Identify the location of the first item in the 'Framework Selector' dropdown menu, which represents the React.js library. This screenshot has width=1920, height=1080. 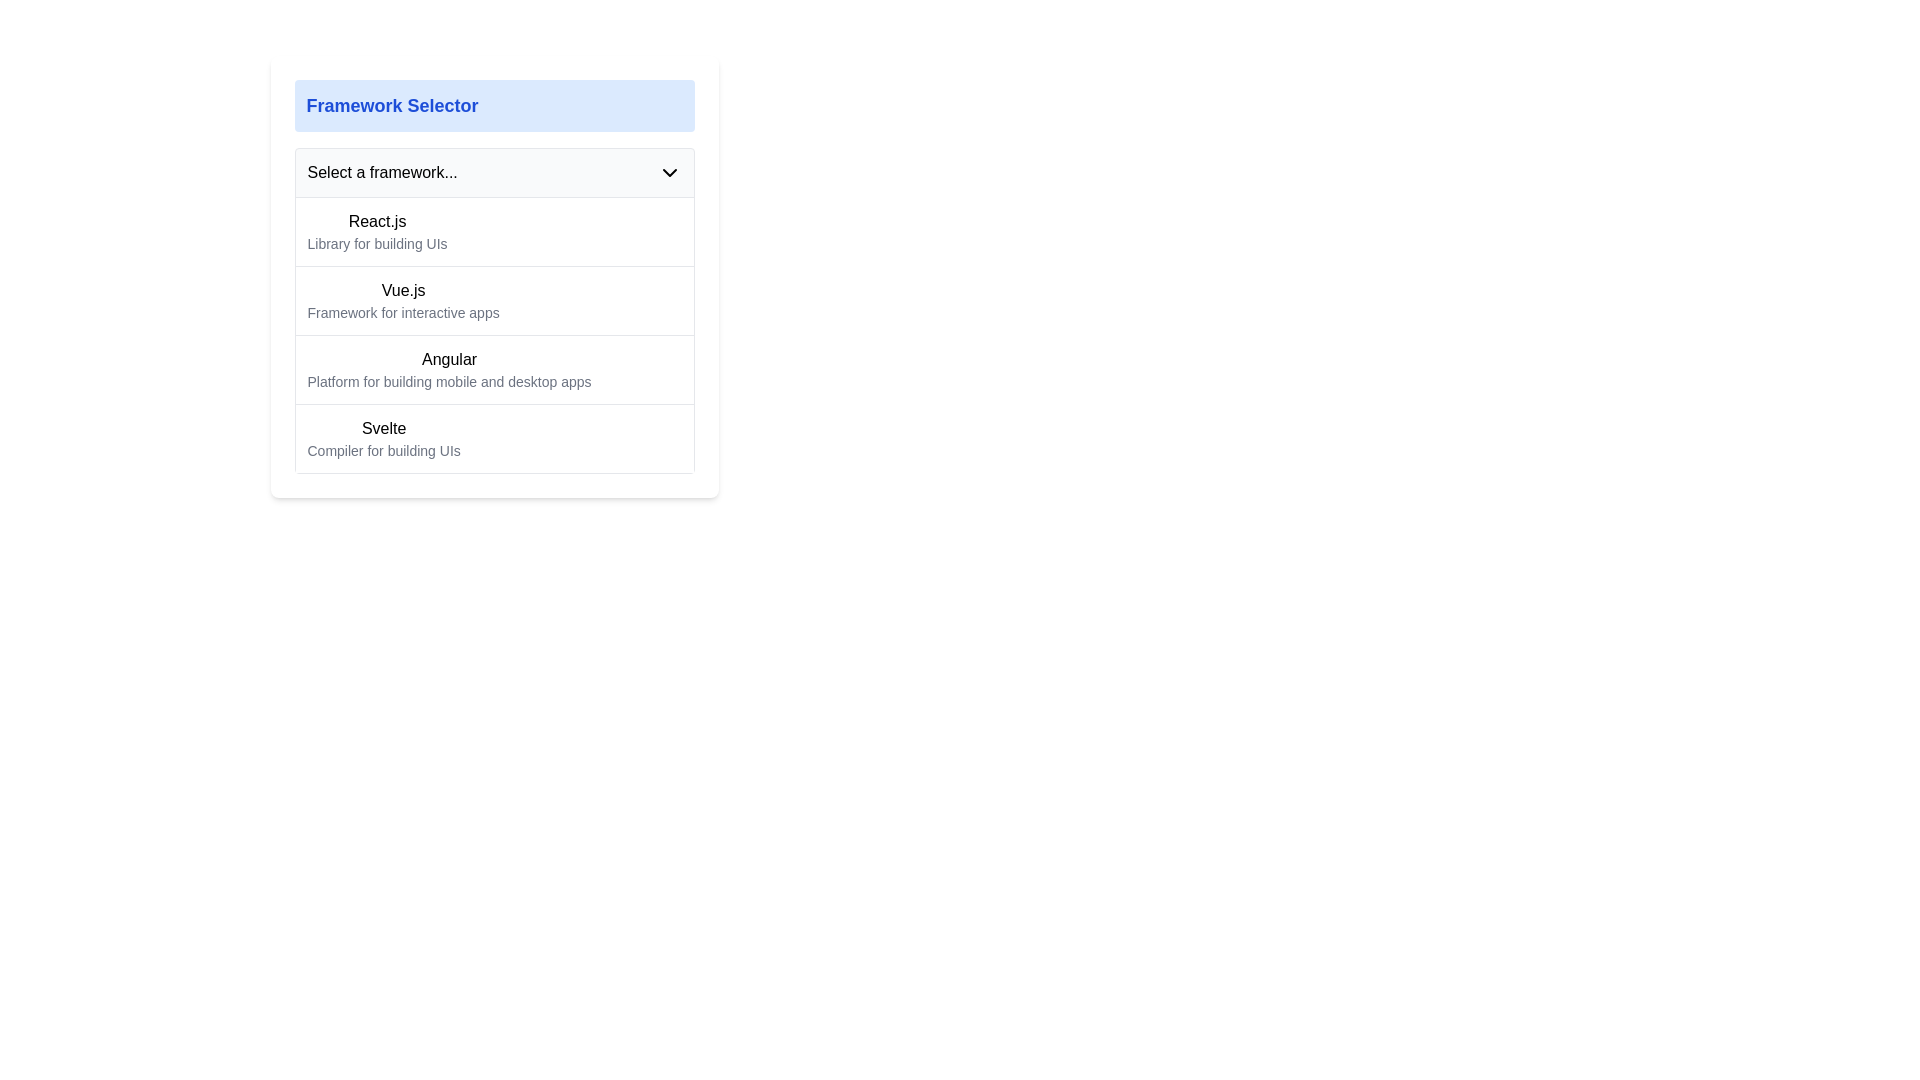
(377, 230).